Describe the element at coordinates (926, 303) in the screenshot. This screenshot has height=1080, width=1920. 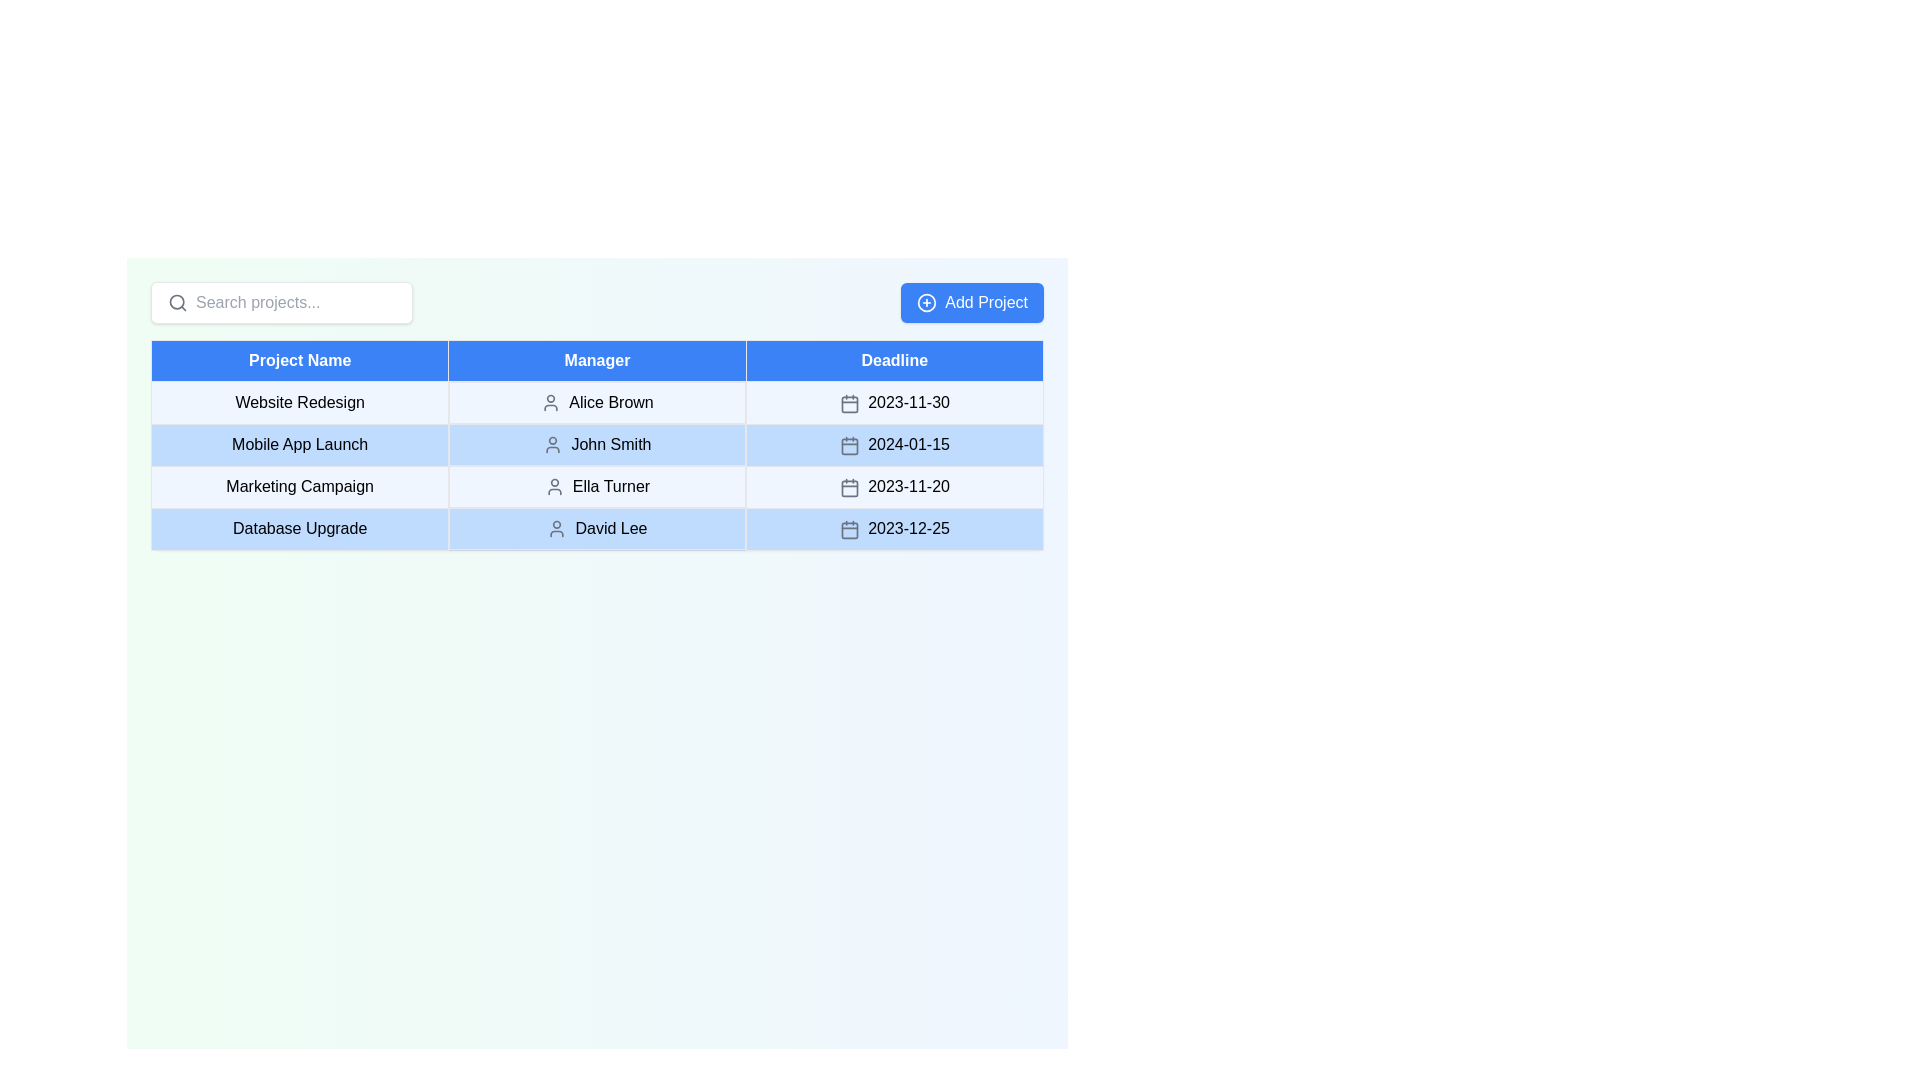
I see `the plus symbol icon located on the left side of the 'Add Project' button` at that location.